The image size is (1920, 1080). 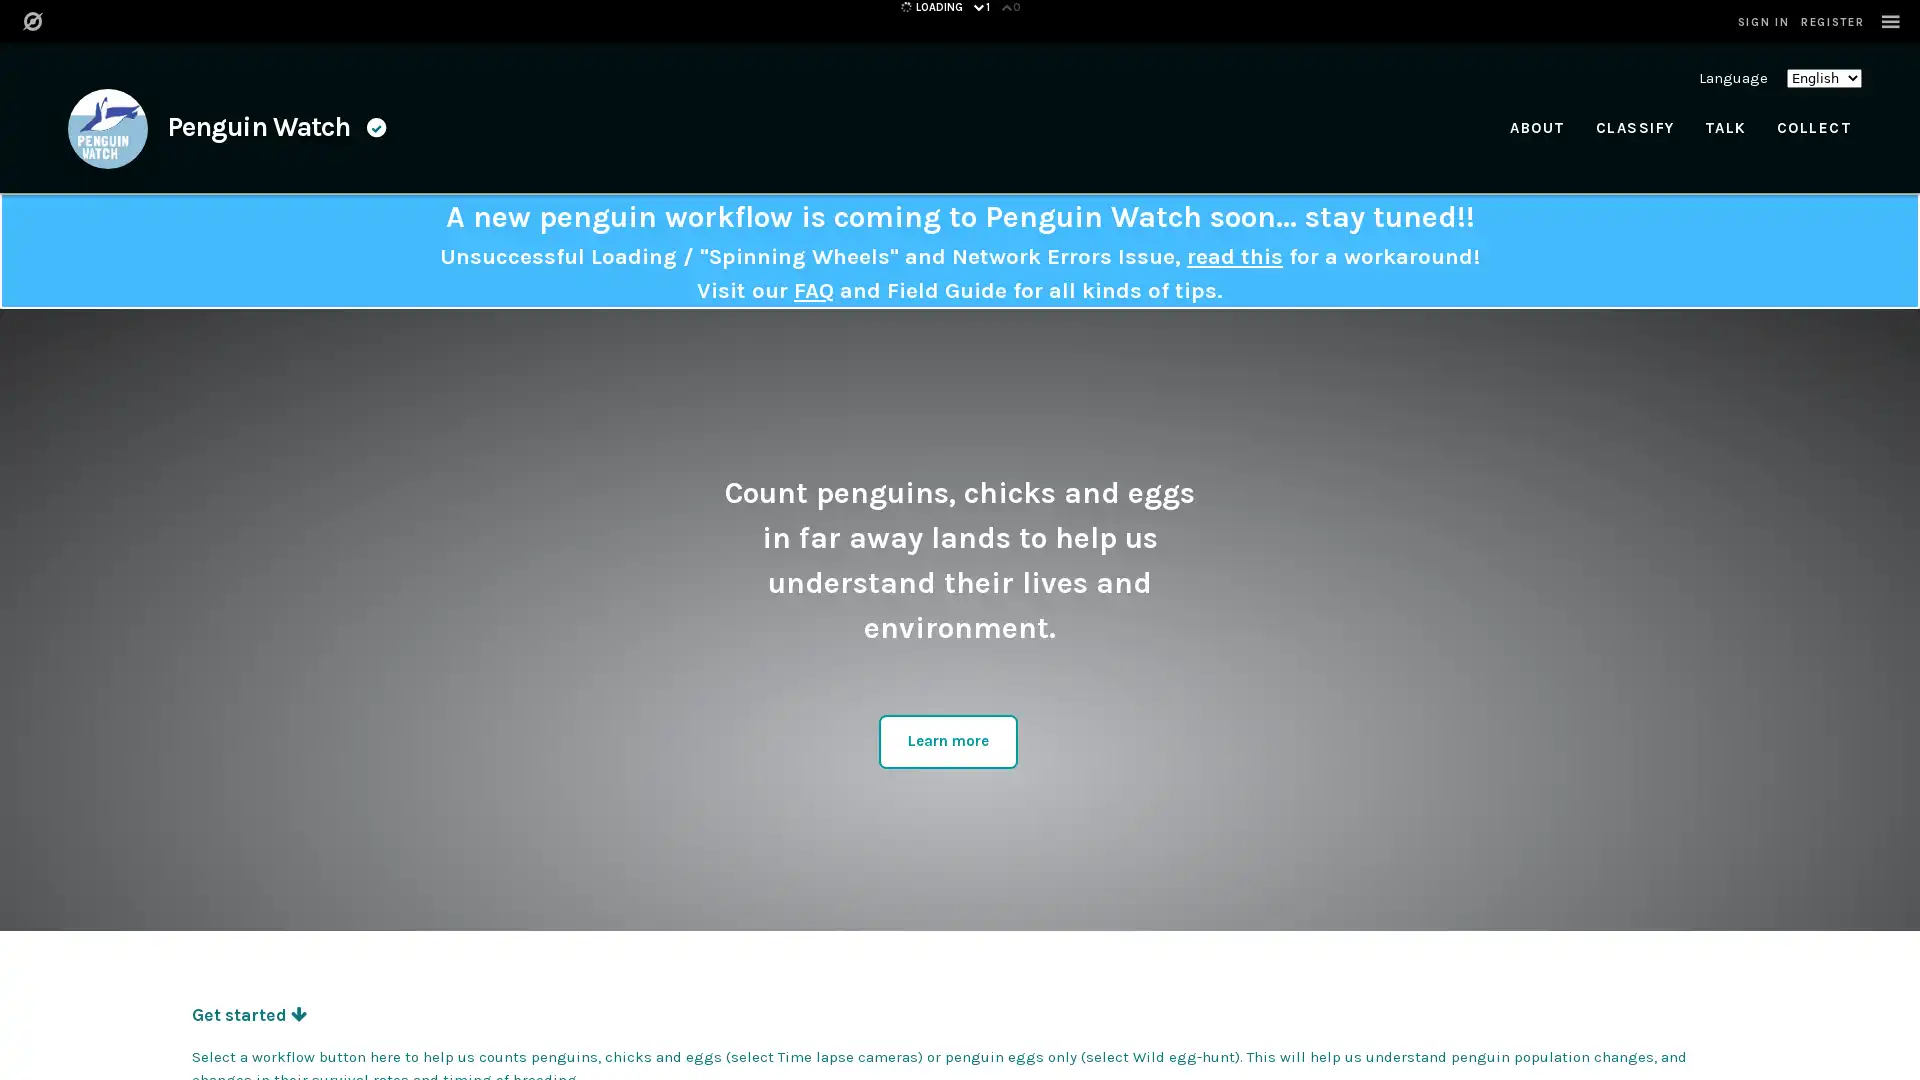 I want to click on SIGN IN, so click(x=1796, y=23).